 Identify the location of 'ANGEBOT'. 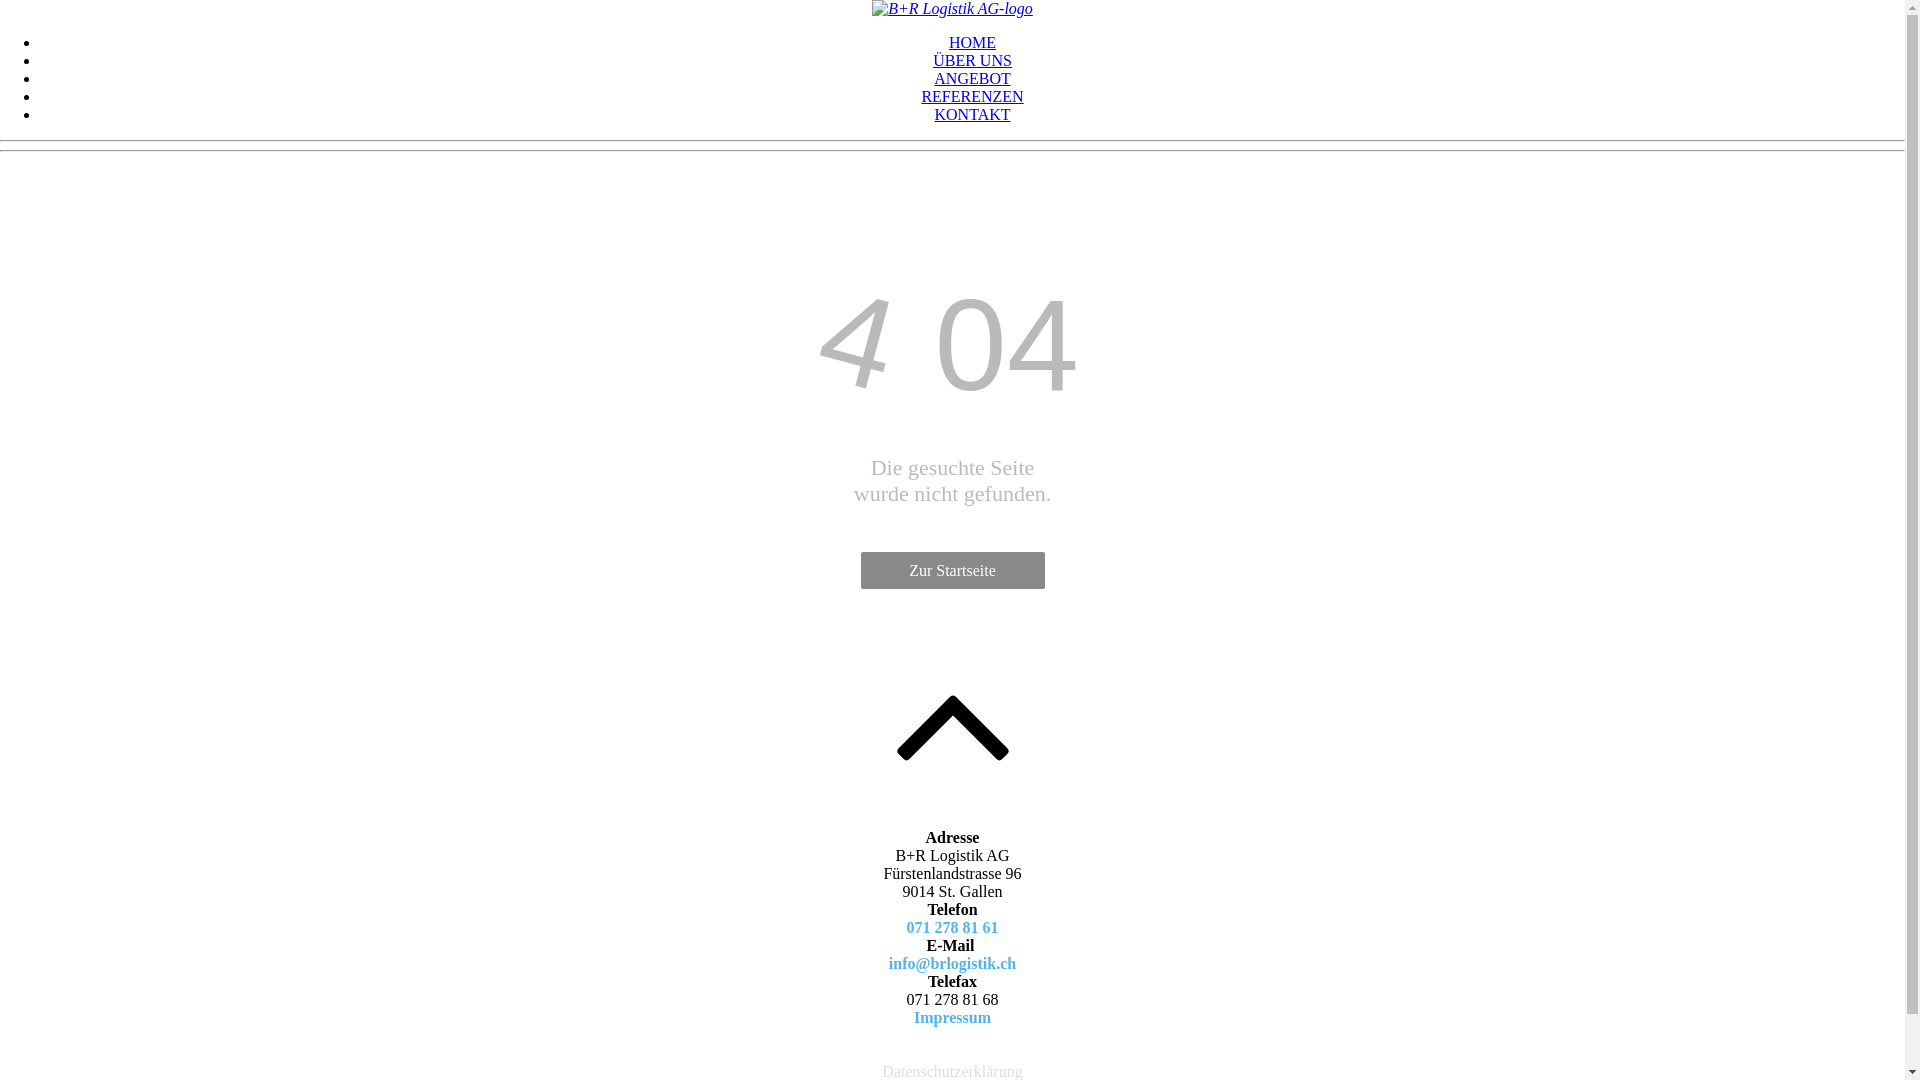
(971, 77).